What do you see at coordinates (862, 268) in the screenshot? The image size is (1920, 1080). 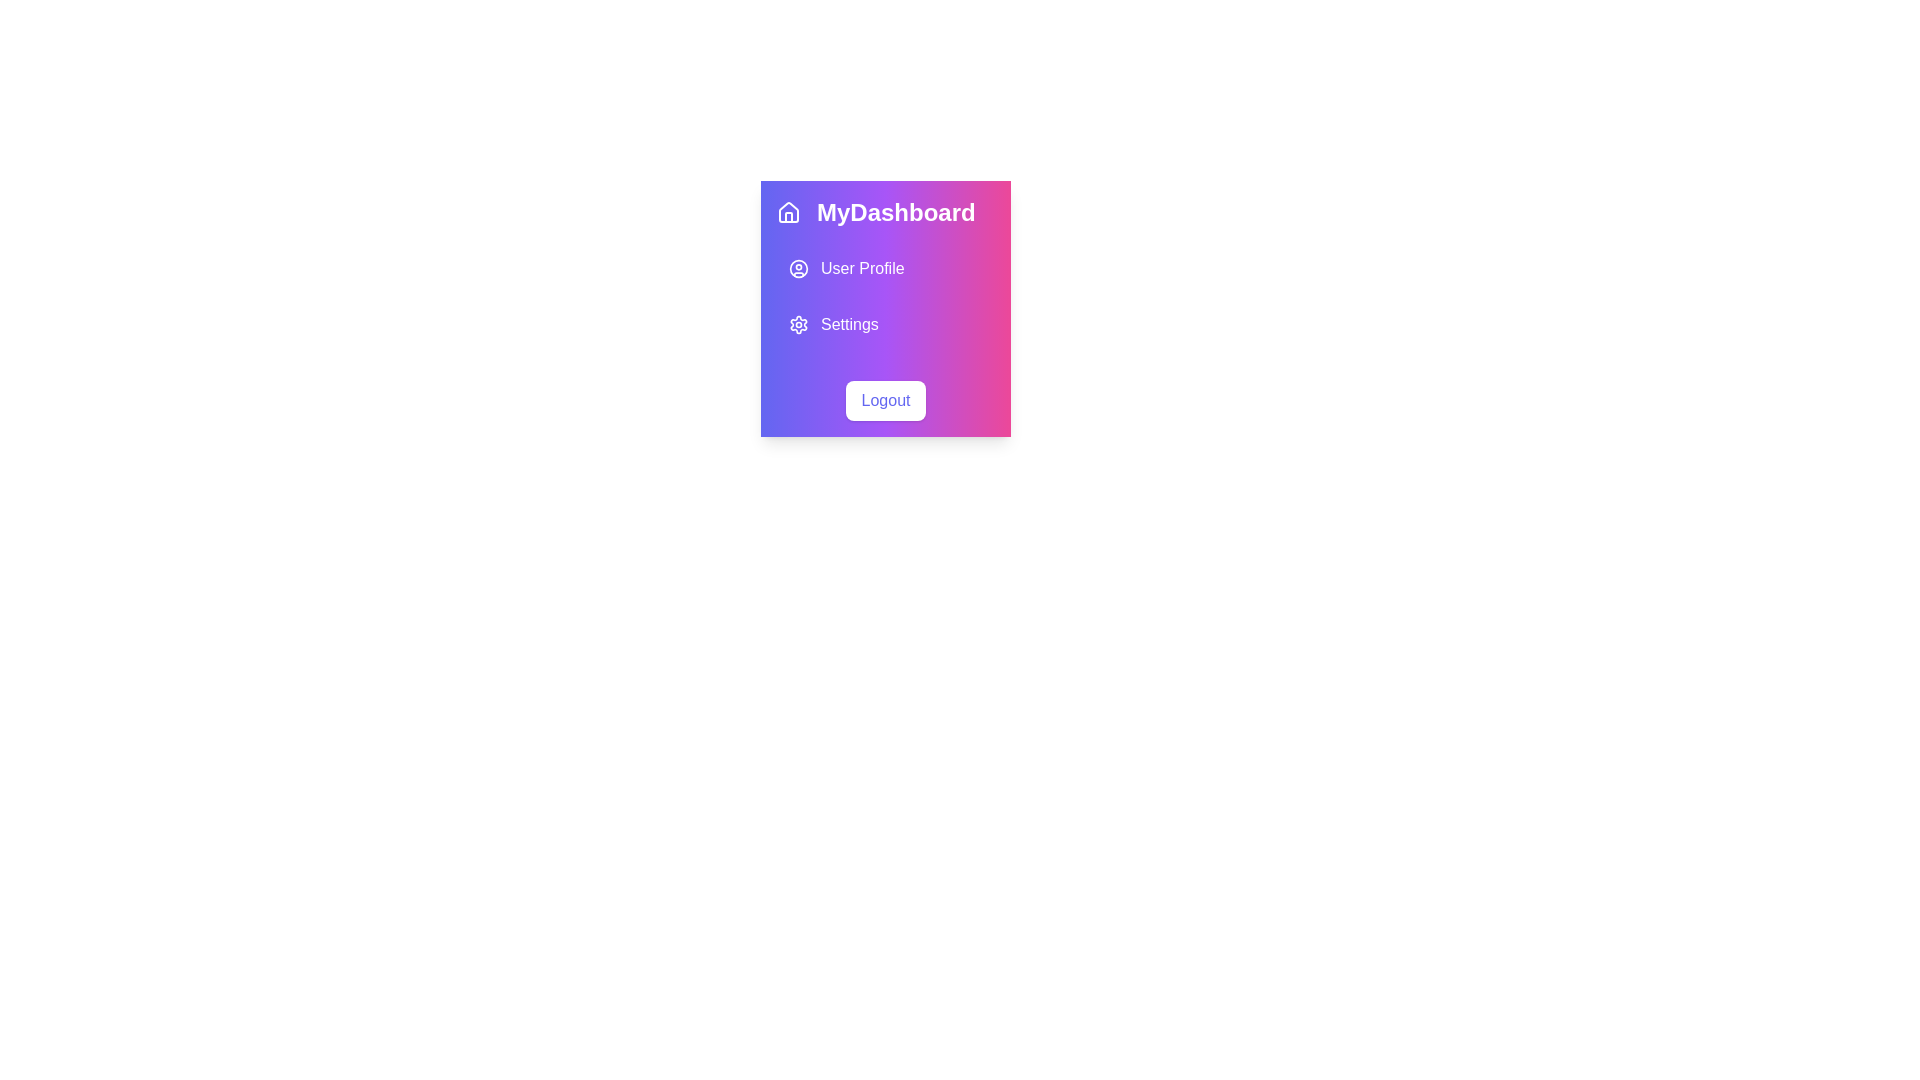 I see `the 'User Profile' text label, which is displayed in white on a gradient background from purple to pink, located within the second item of a vertical list in the dashboard interface` at bounding box center [862, 268].